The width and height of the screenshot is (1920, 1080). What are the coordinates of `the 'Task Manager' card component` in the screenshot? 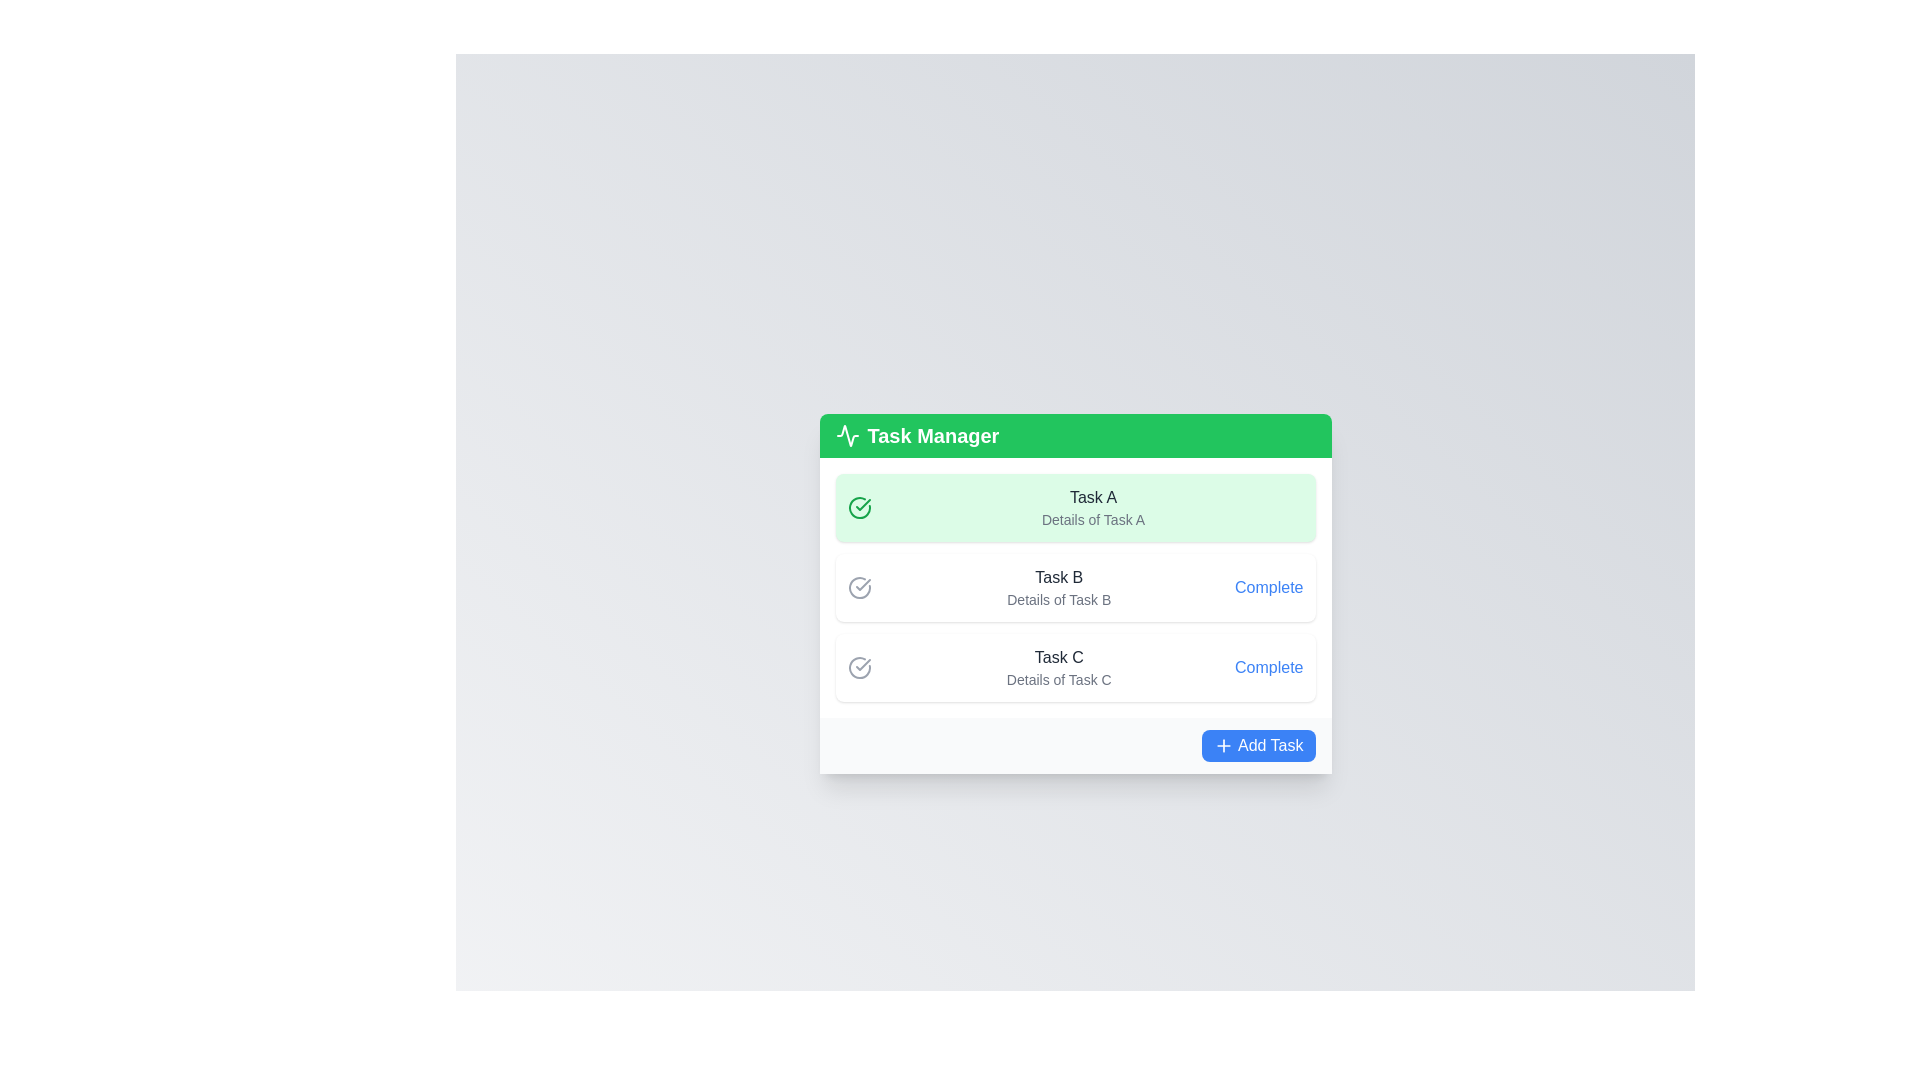 It's located at (1074, 593).